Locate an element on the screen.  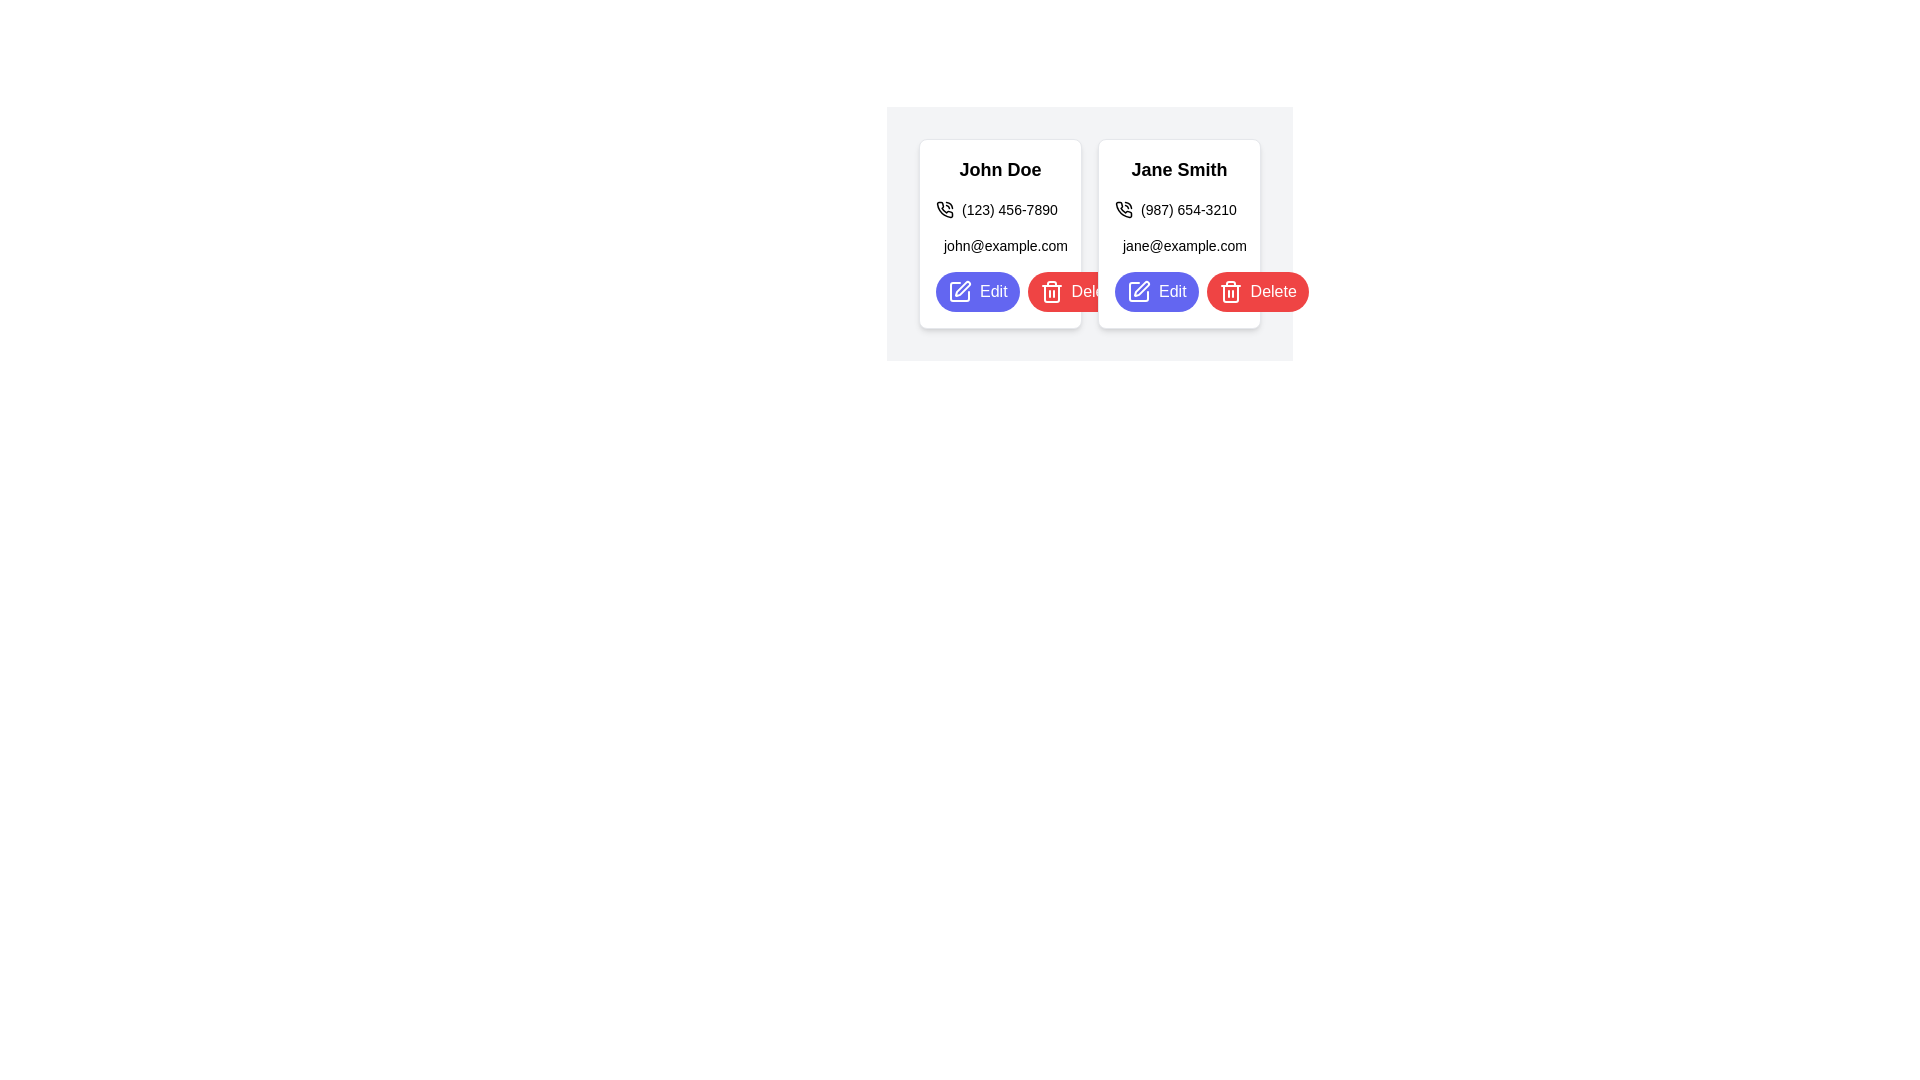
the graphical icon resembling a pen or pencil, part of the 'Edit' button associated with John Doe's contact information is located at coordinates (963, 289).